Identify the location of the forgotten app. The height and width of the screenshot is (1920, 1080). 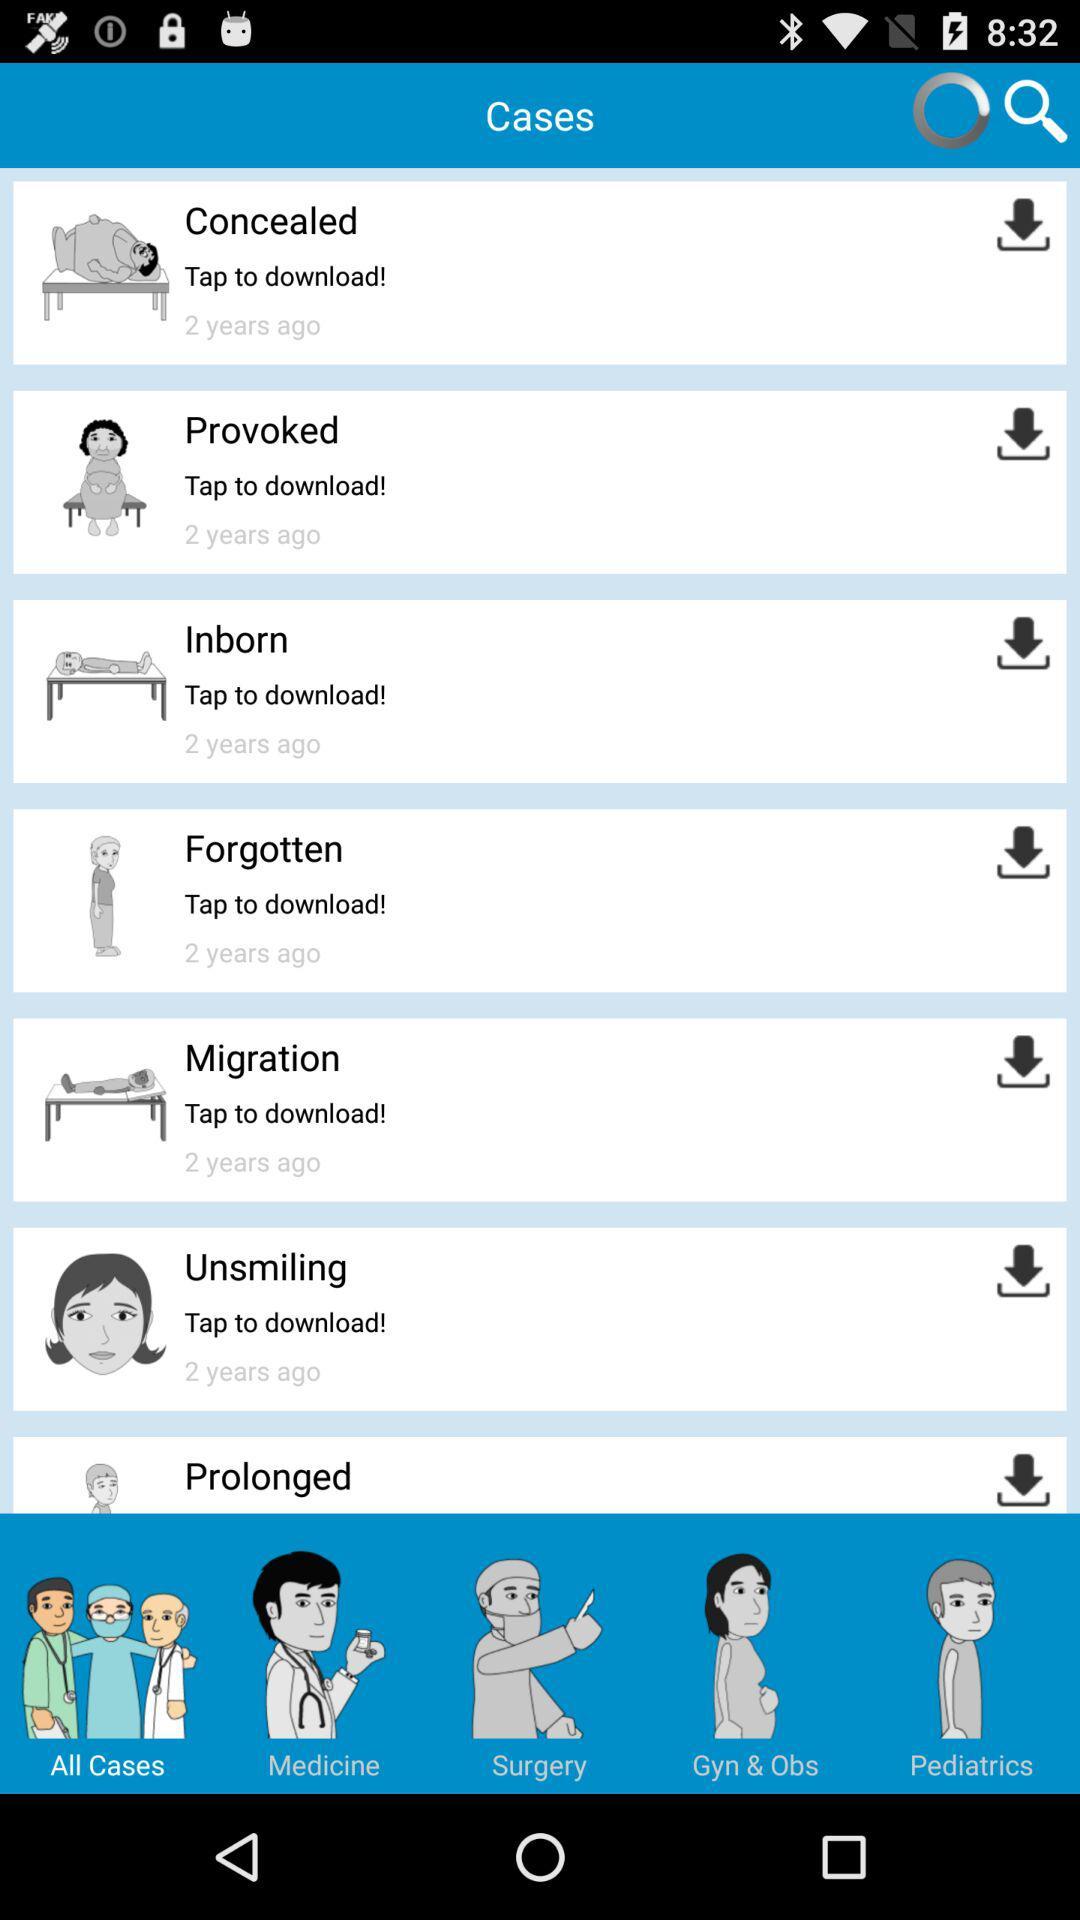
(262, 847).